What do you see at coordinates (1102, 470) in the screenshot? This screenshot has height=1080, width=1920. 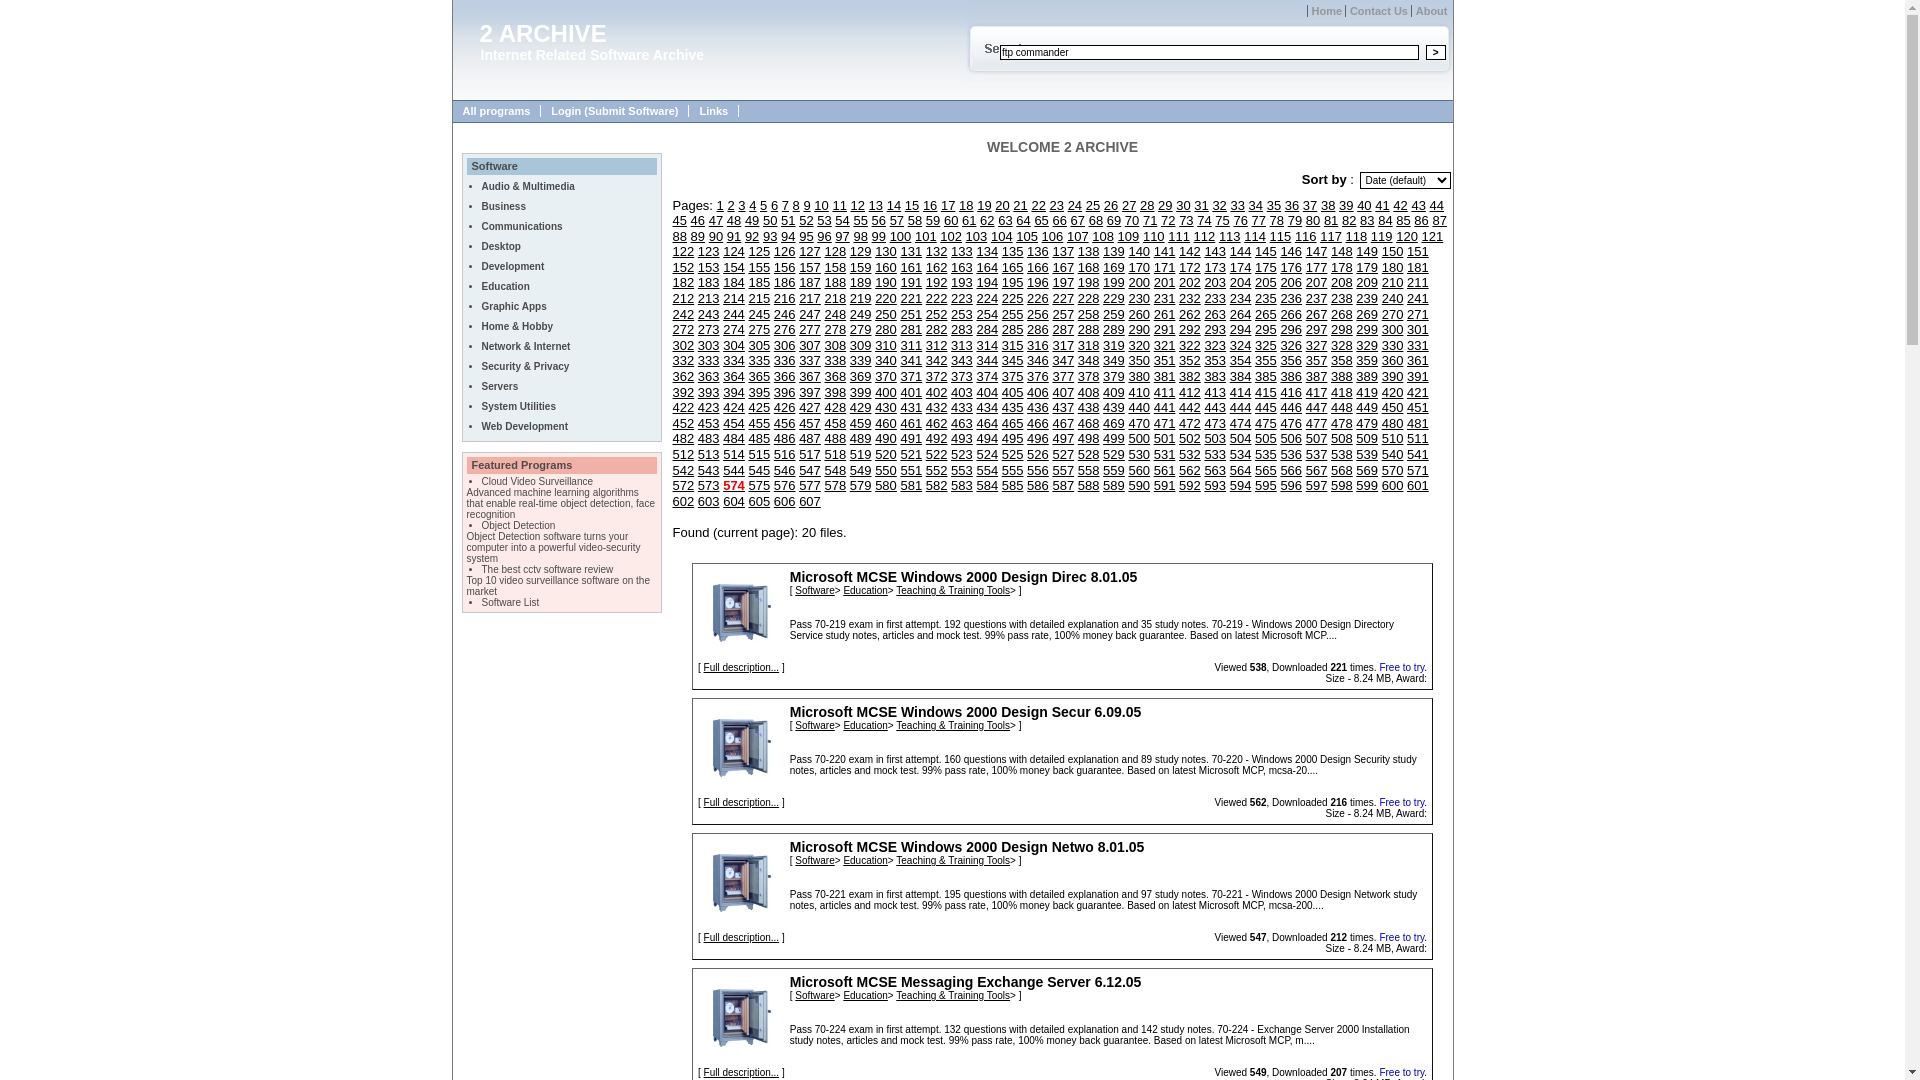 I see `'559'` at bounding box center [1102, 470].